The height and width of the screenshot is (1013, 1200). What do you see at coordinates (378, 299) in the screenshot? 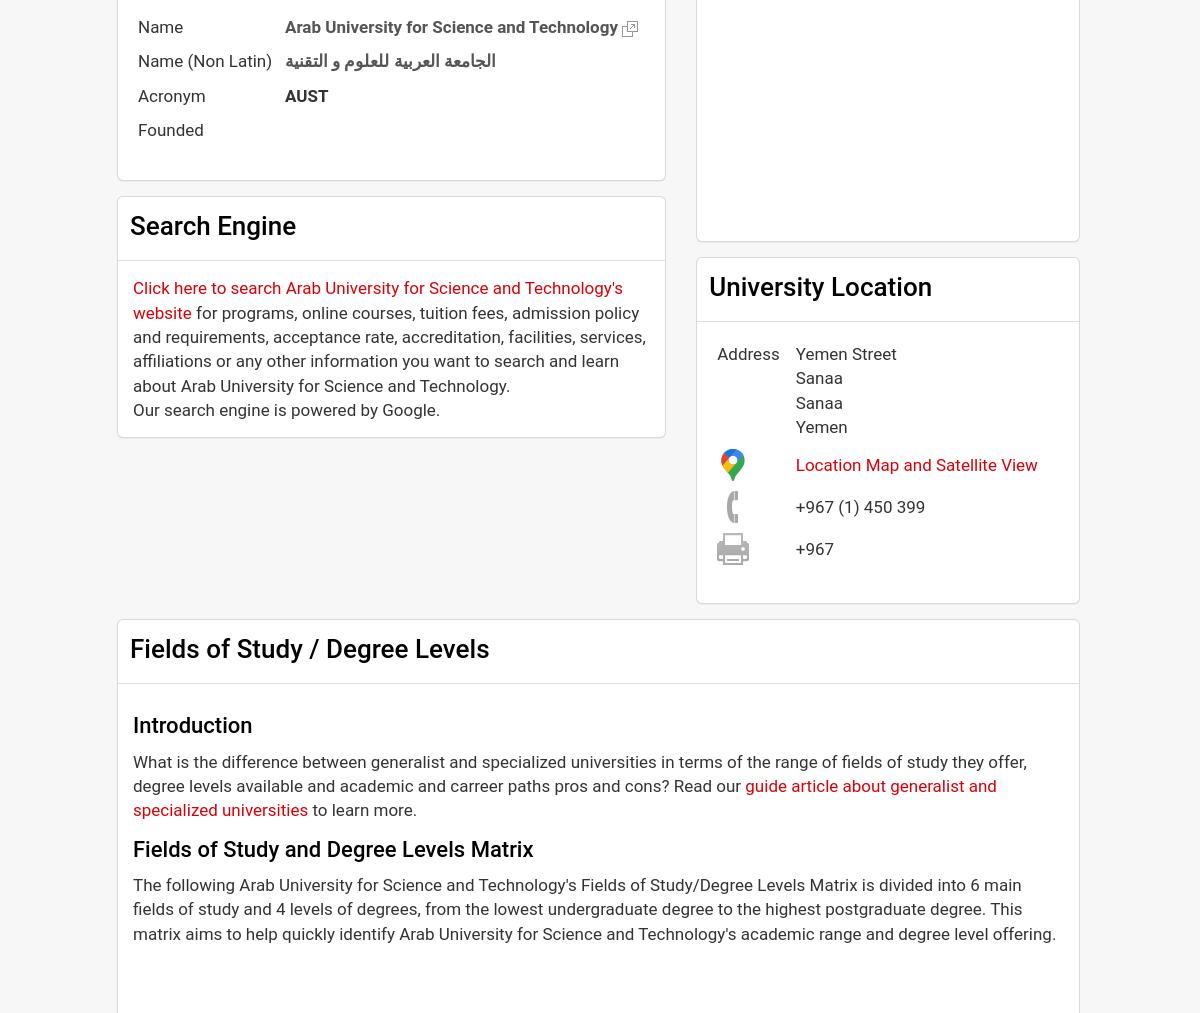
I see `'Click here to search Arab University for Science and Technology's website'` at bounding box center [378, 299].